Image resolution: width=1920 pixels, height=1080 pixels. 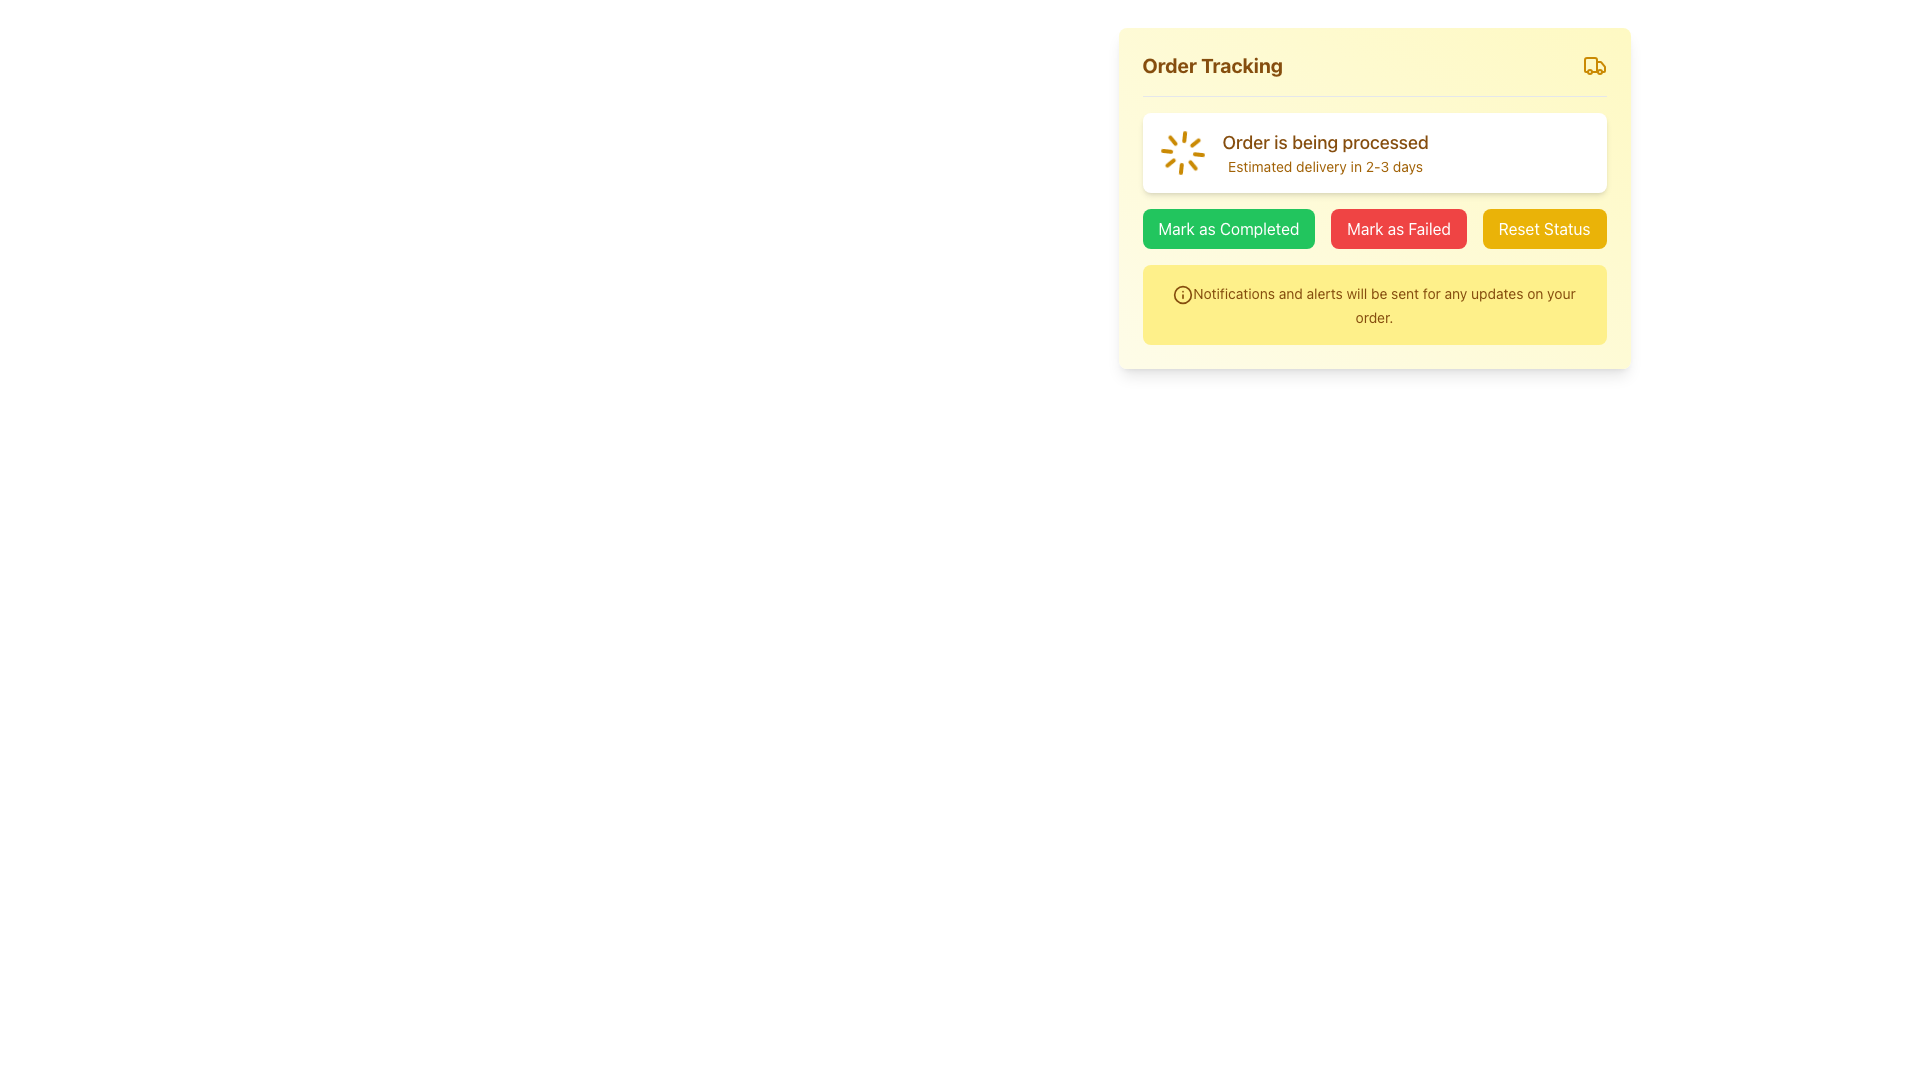 What do you see at coordinates (1398, 227) in the screenshot?
I see `the second button that marks the order as failed, located below the 'Order is being processed' text block, to observe style changes` at bounding box center [1398, 227].